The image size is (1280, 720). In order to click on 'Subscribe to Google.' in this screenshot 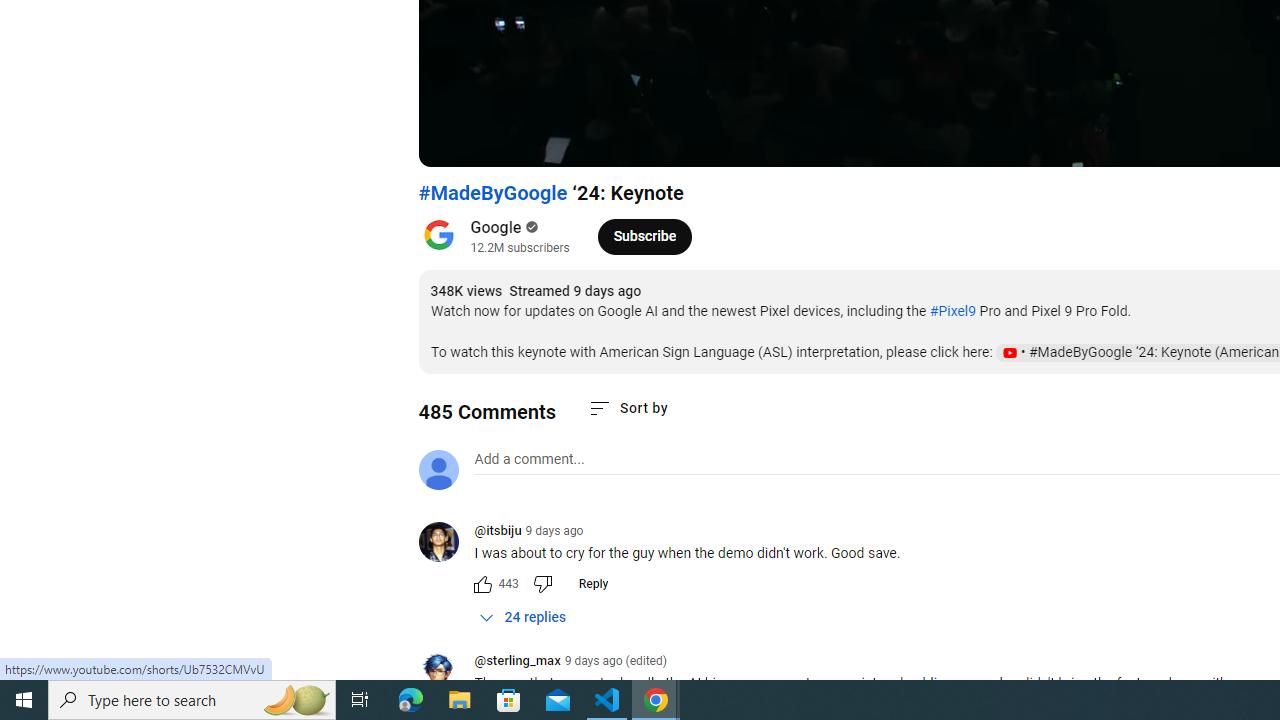, I will do `click(644, 235)`.